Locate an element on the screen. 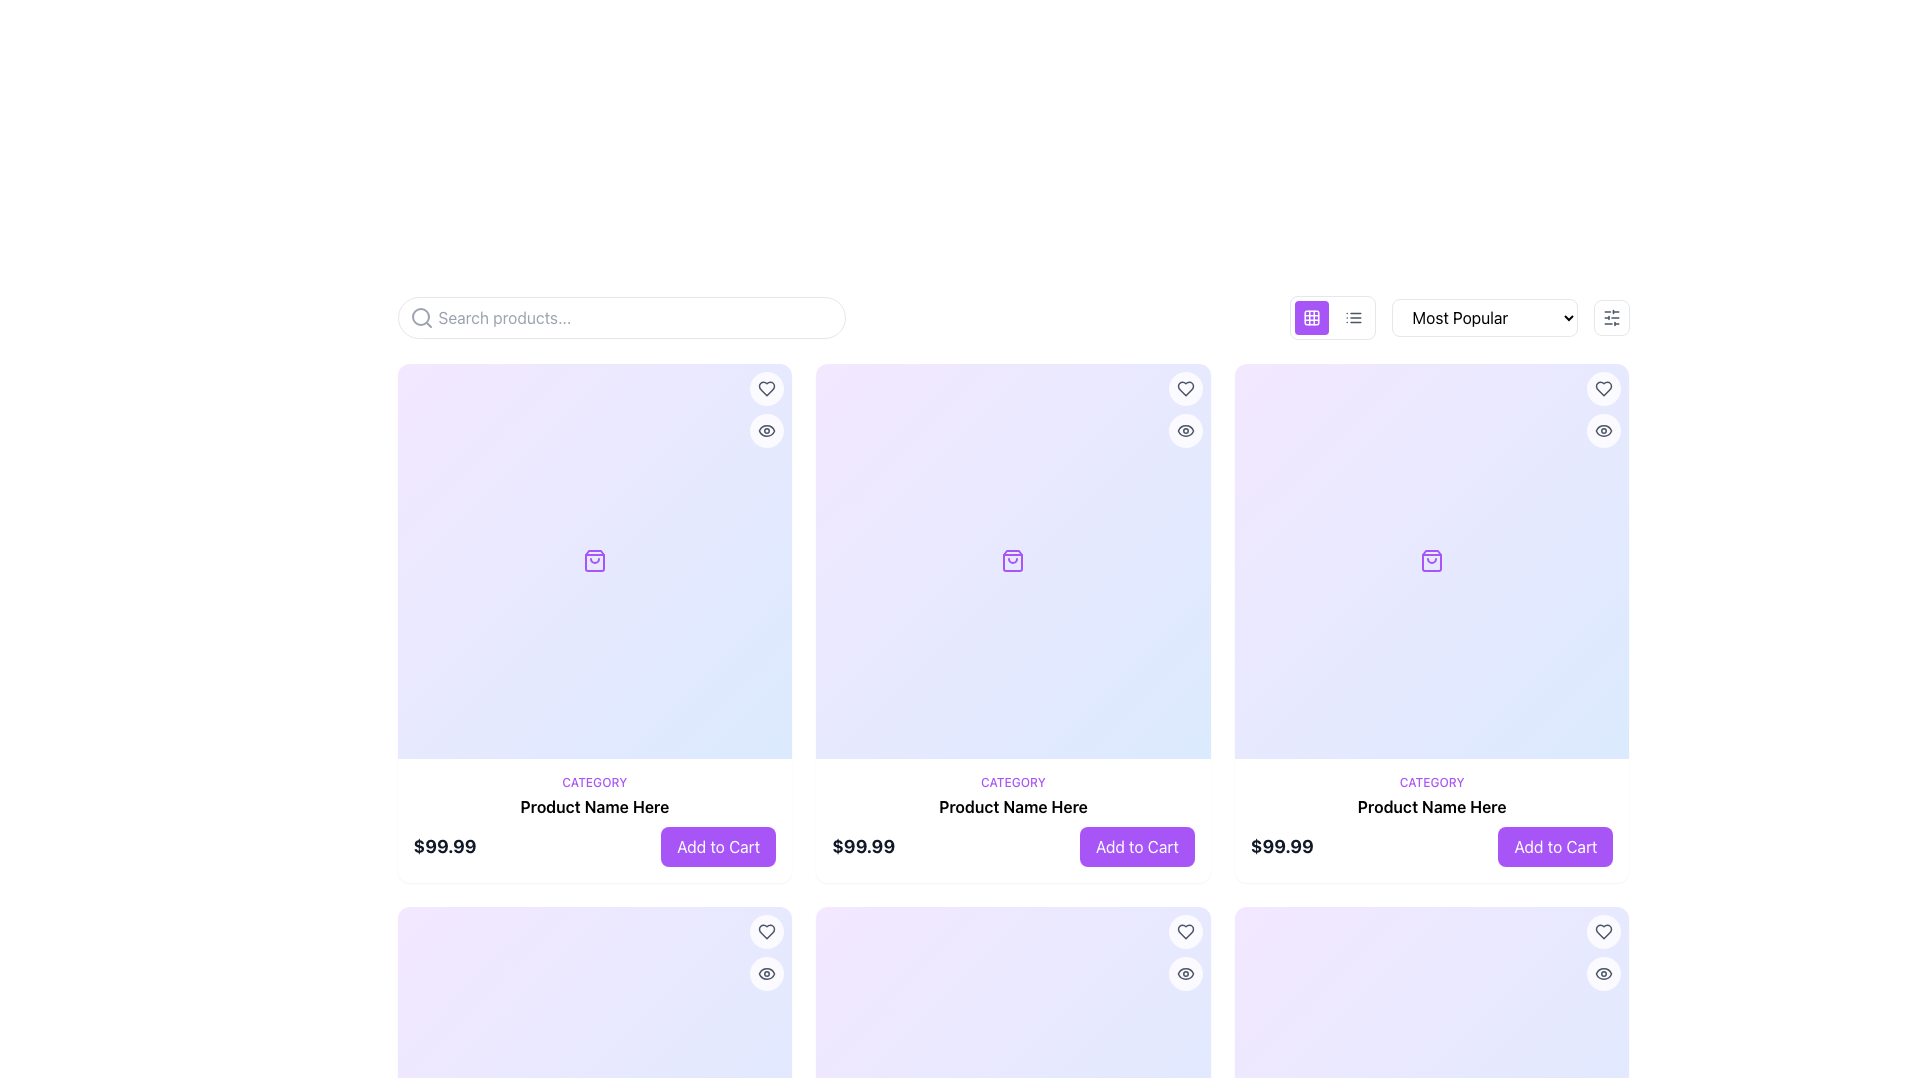 The height and width of the screenshot is (1080, 1920). the heart-shaped 'like' button located is located at coordinates (1604, 389).